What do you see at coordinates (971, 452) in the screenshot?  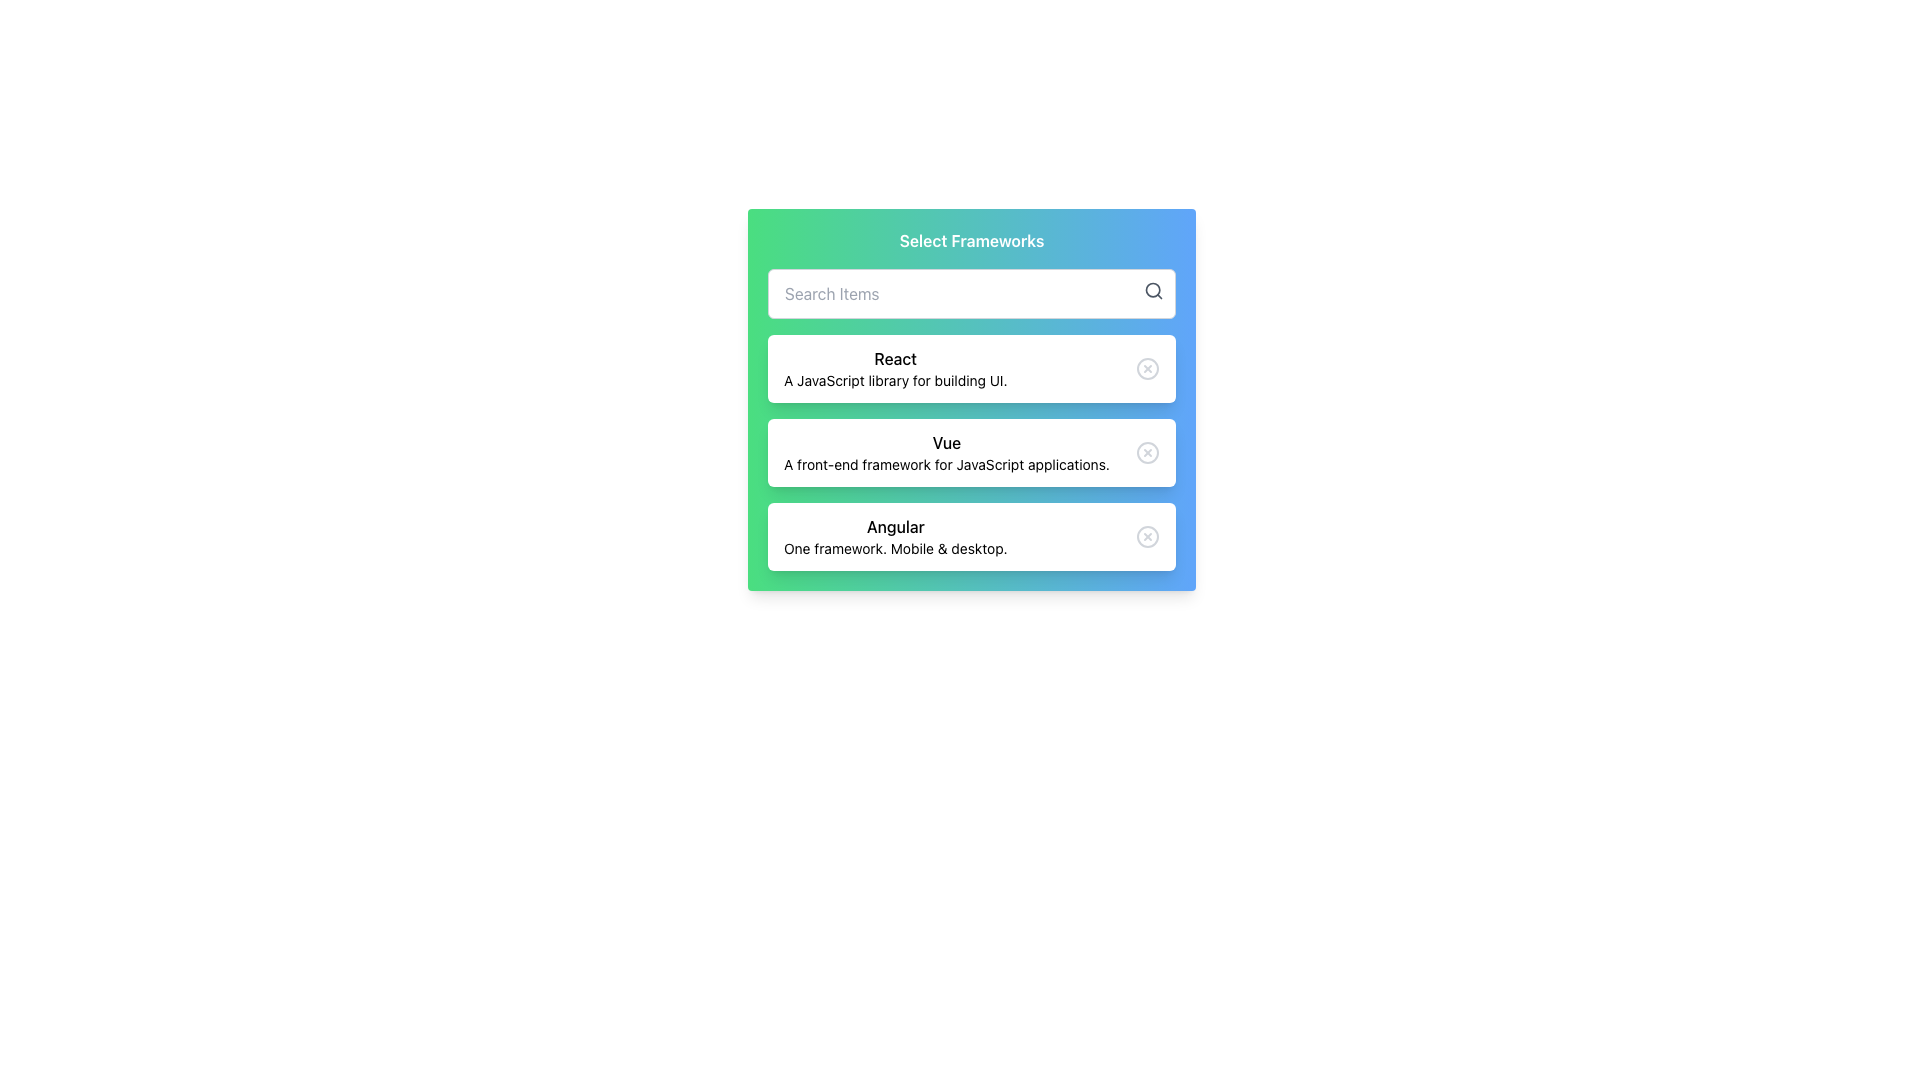 I see `the informational card displaying details about the 'Vue' framework, which is the second card in a vertical list of three cards` at bounding box center [971, 452].